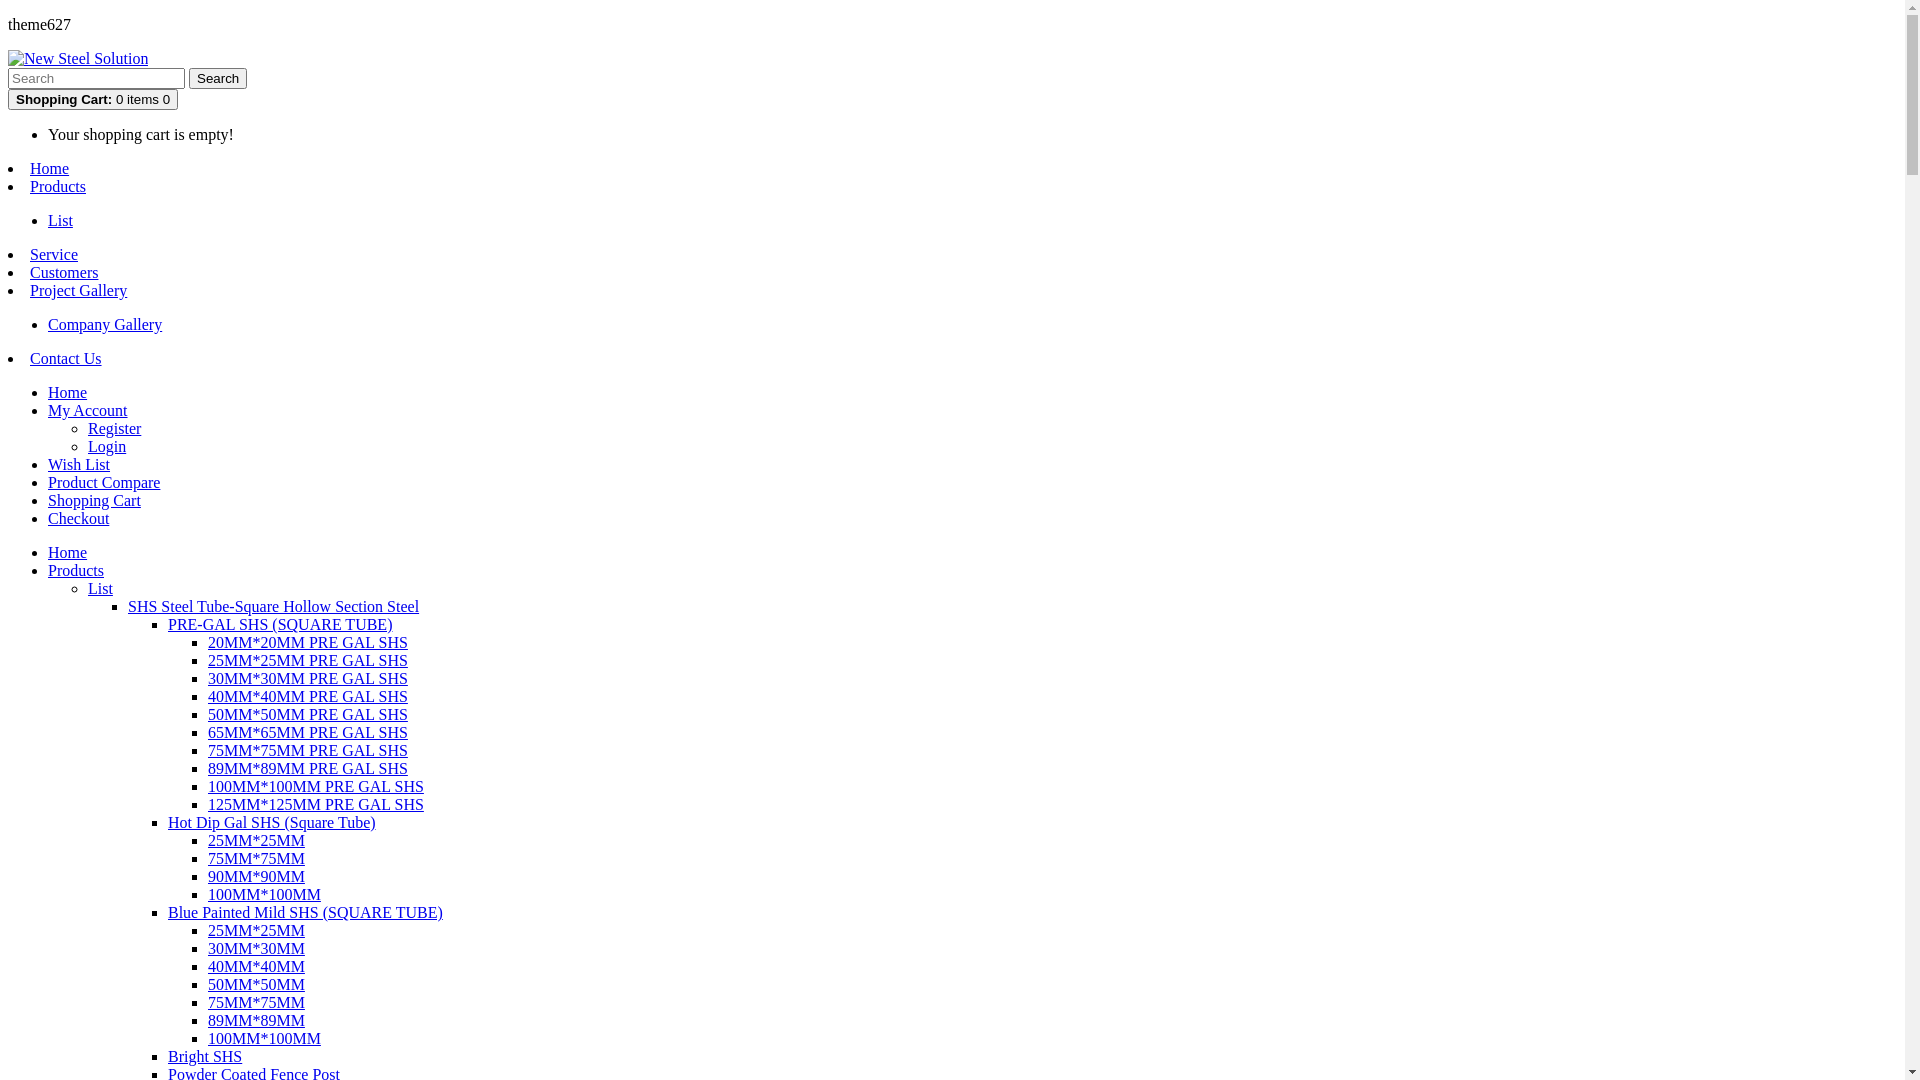  I want to click on 'SHS Steel Tube-Square Hollow Section Steel', so click(272, 605).